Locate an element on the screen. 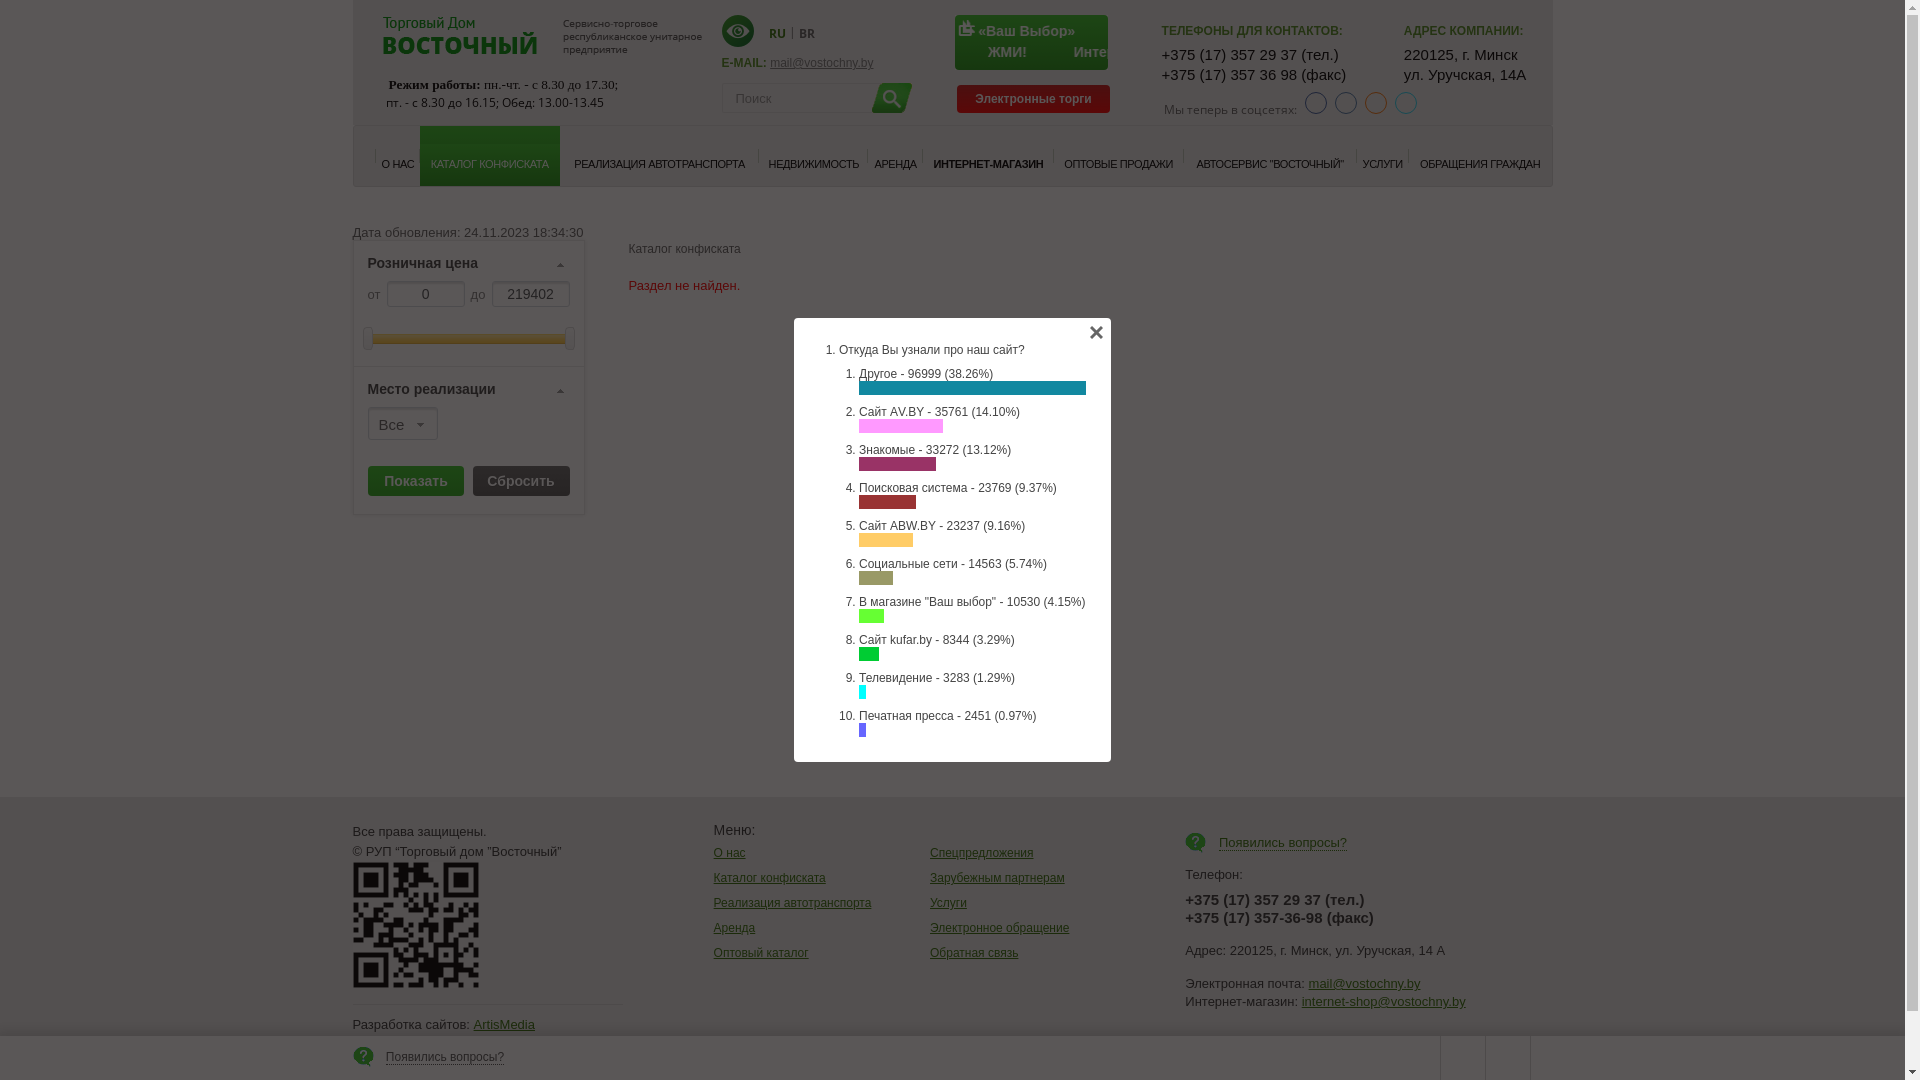 The height and width of the screenshot is (1080, 1920). 'twitter' is located at coordinates (1405, 103).